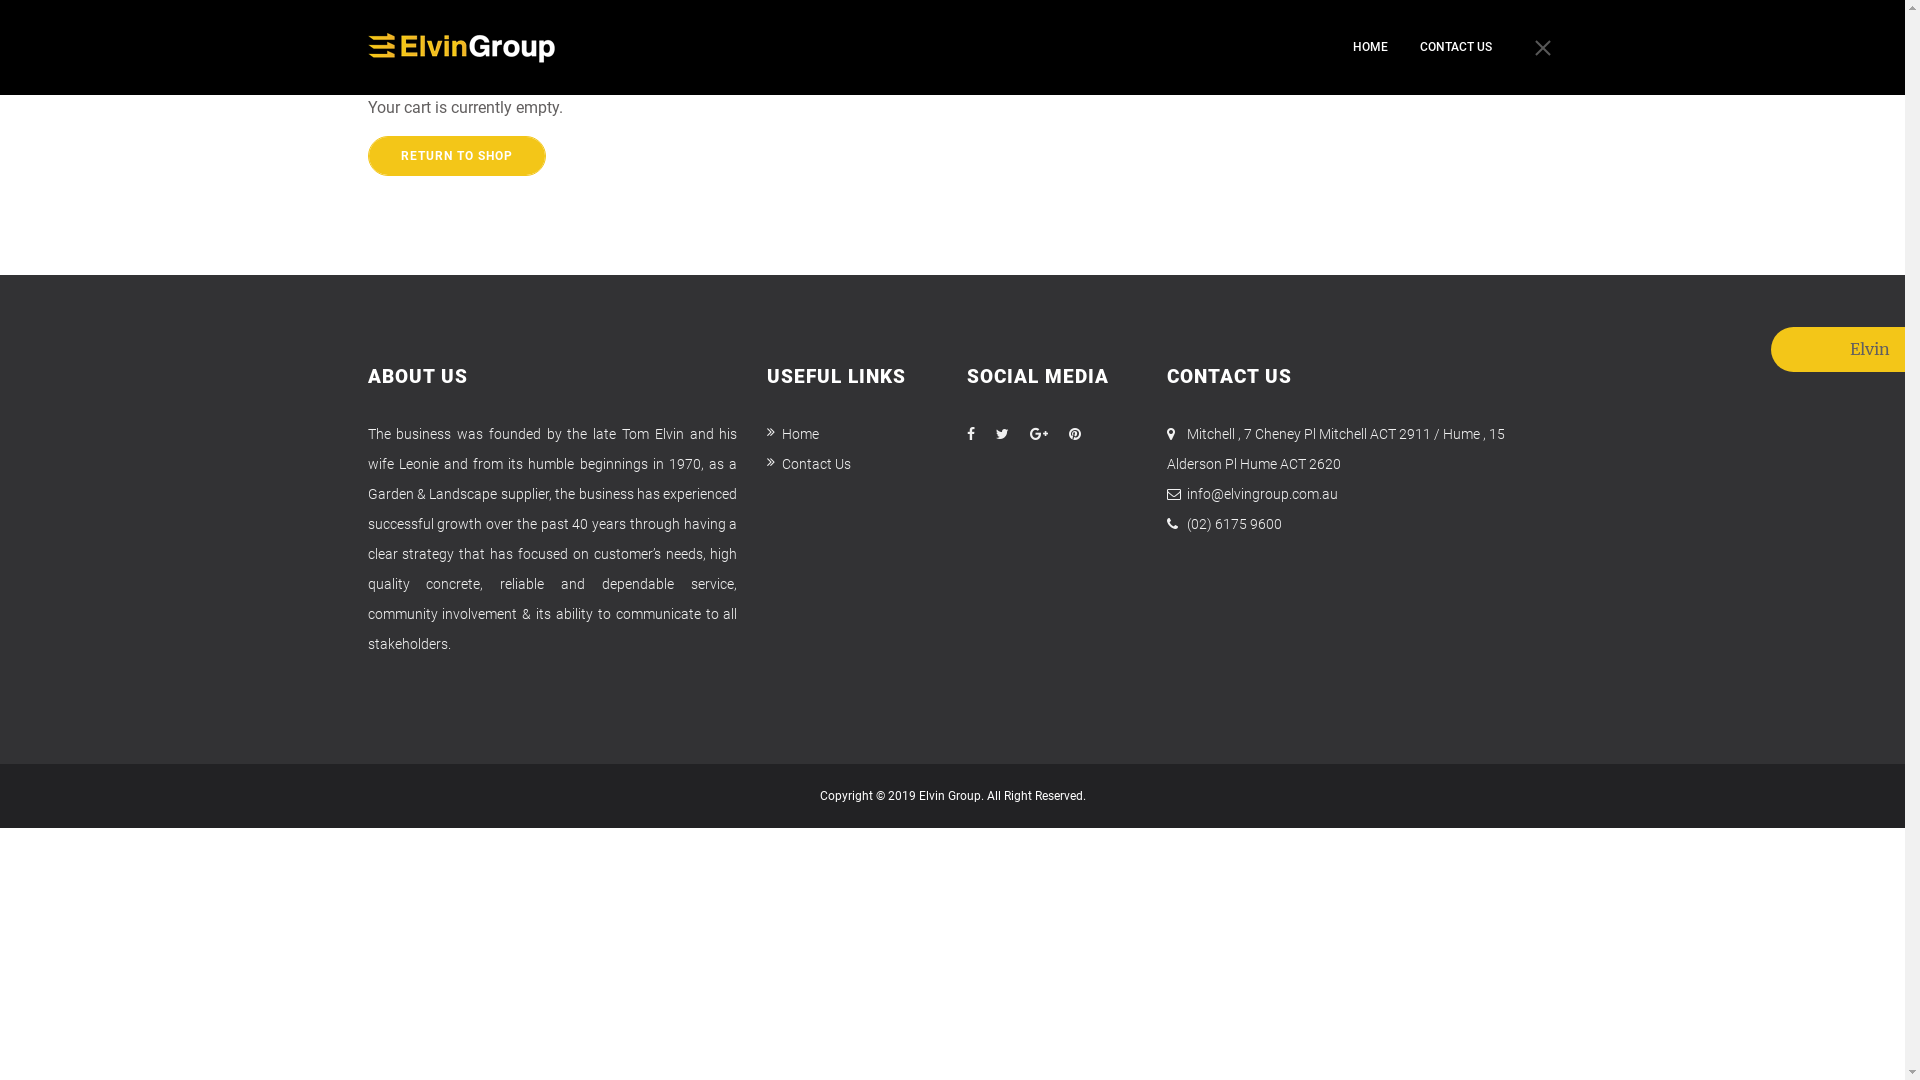  What do you see at coordinates (1419, 46) in the screenshot?
I see `'CONTACT US'` at bounding box center [1419, 46].